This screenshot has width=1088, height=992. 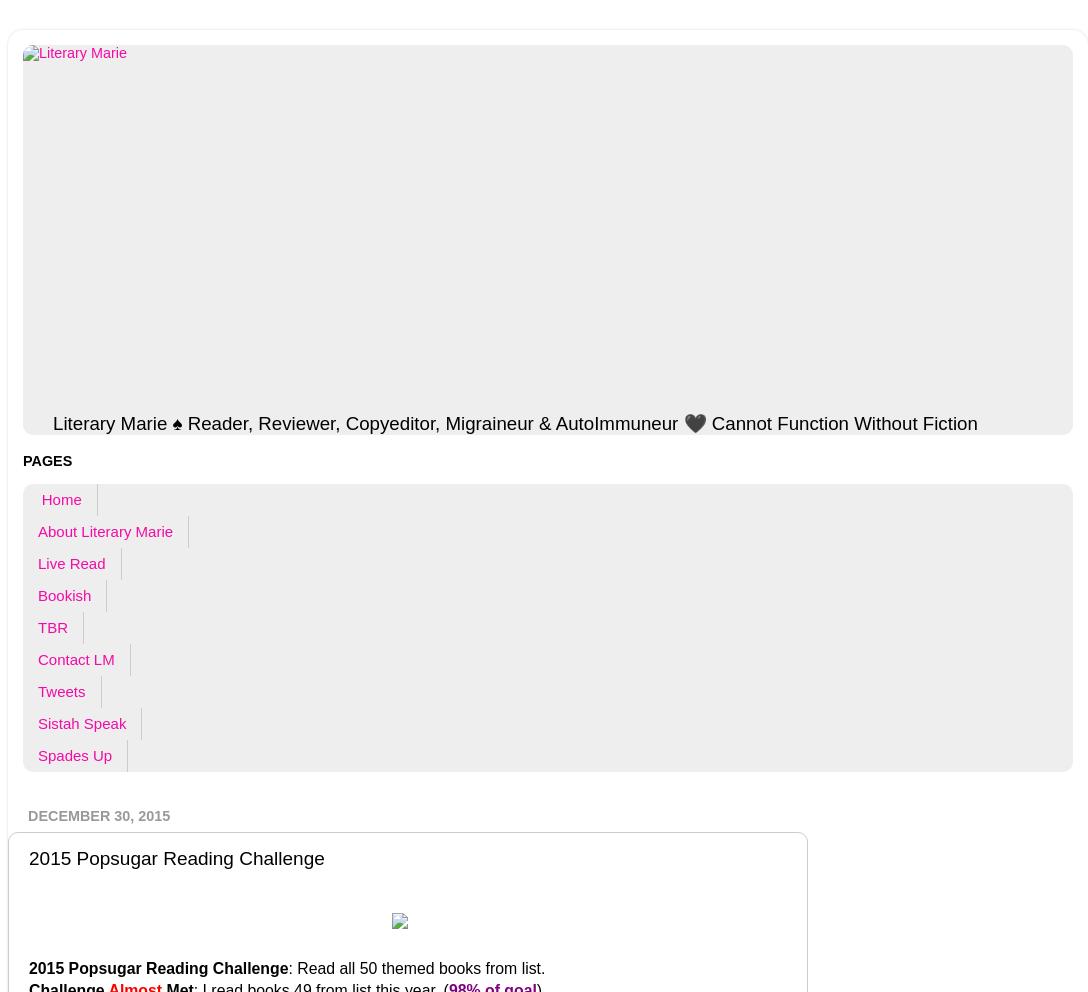 I want to click on 'Tweets', so click(x=61, y=690).